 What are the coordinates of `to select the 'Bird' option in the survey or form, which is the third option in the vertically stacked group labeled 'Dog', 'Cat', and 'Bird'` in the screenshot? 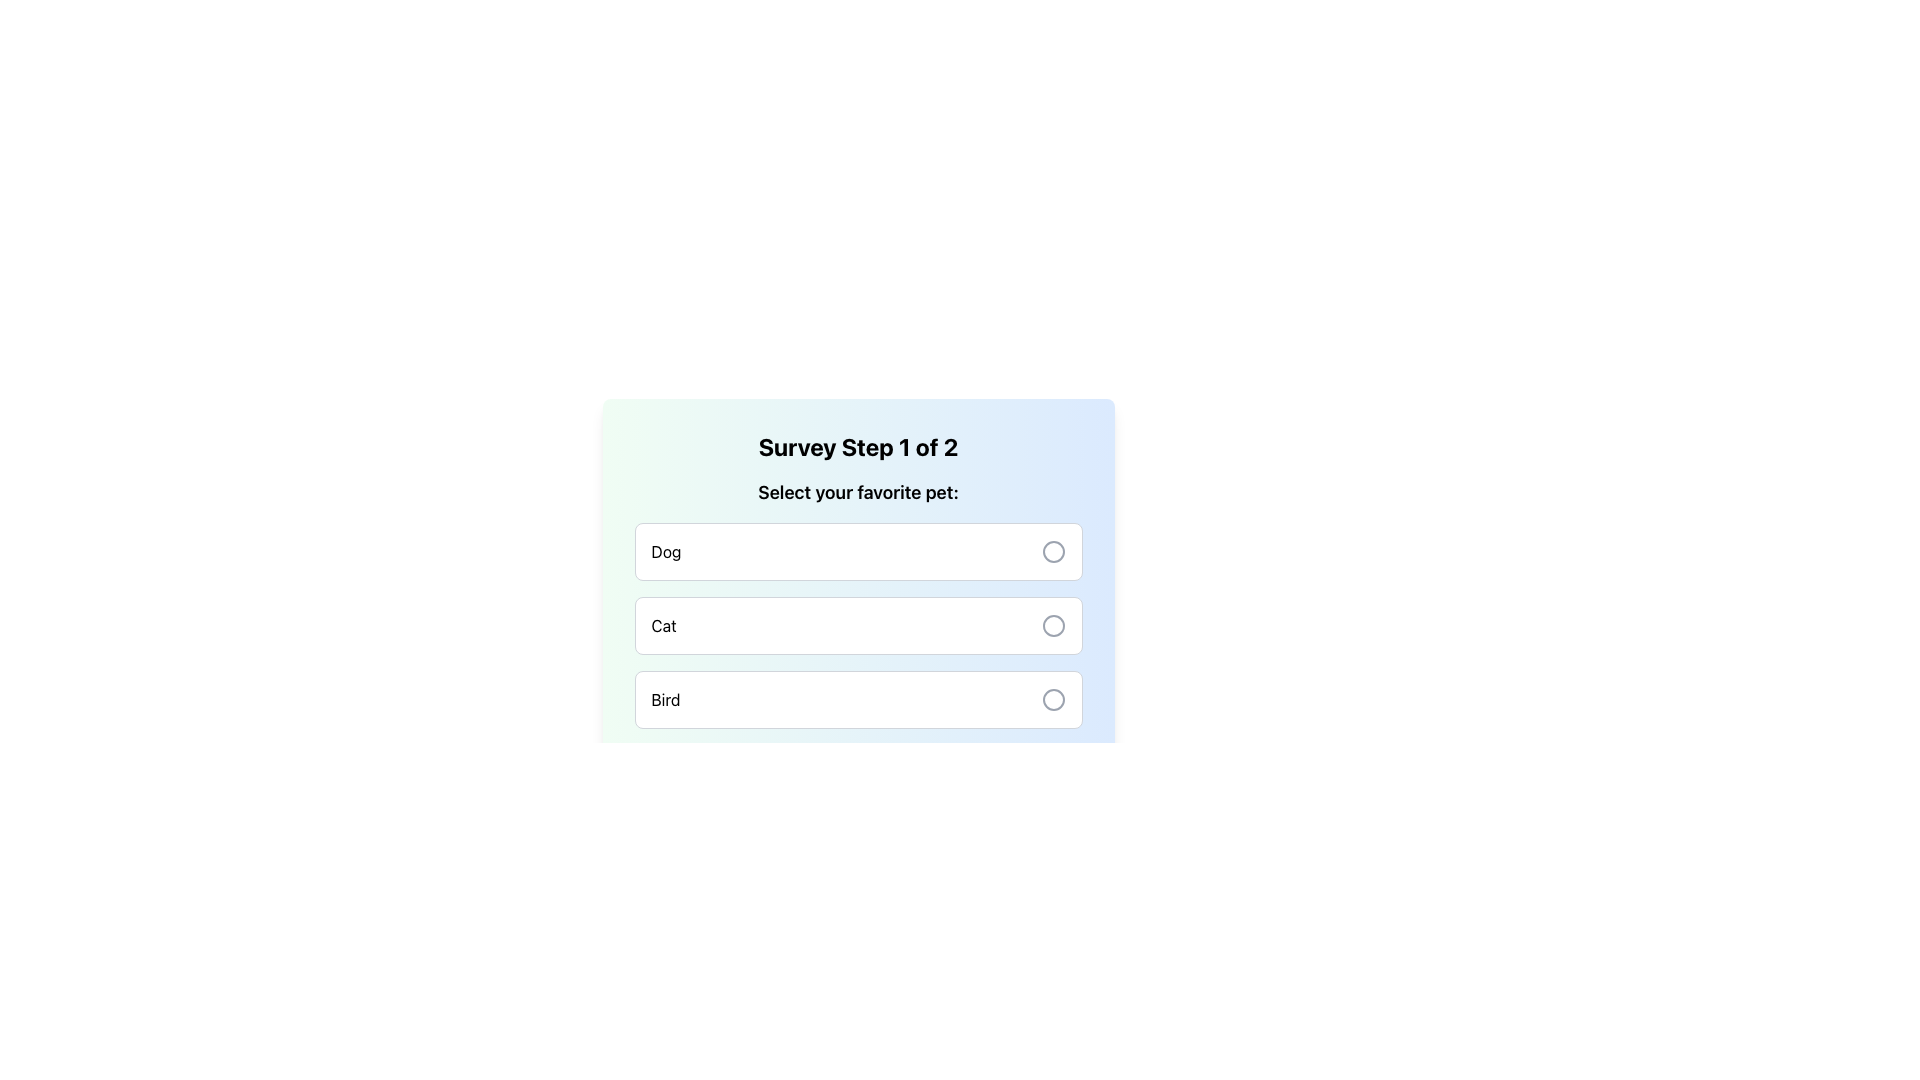 It's located at (858, 698).